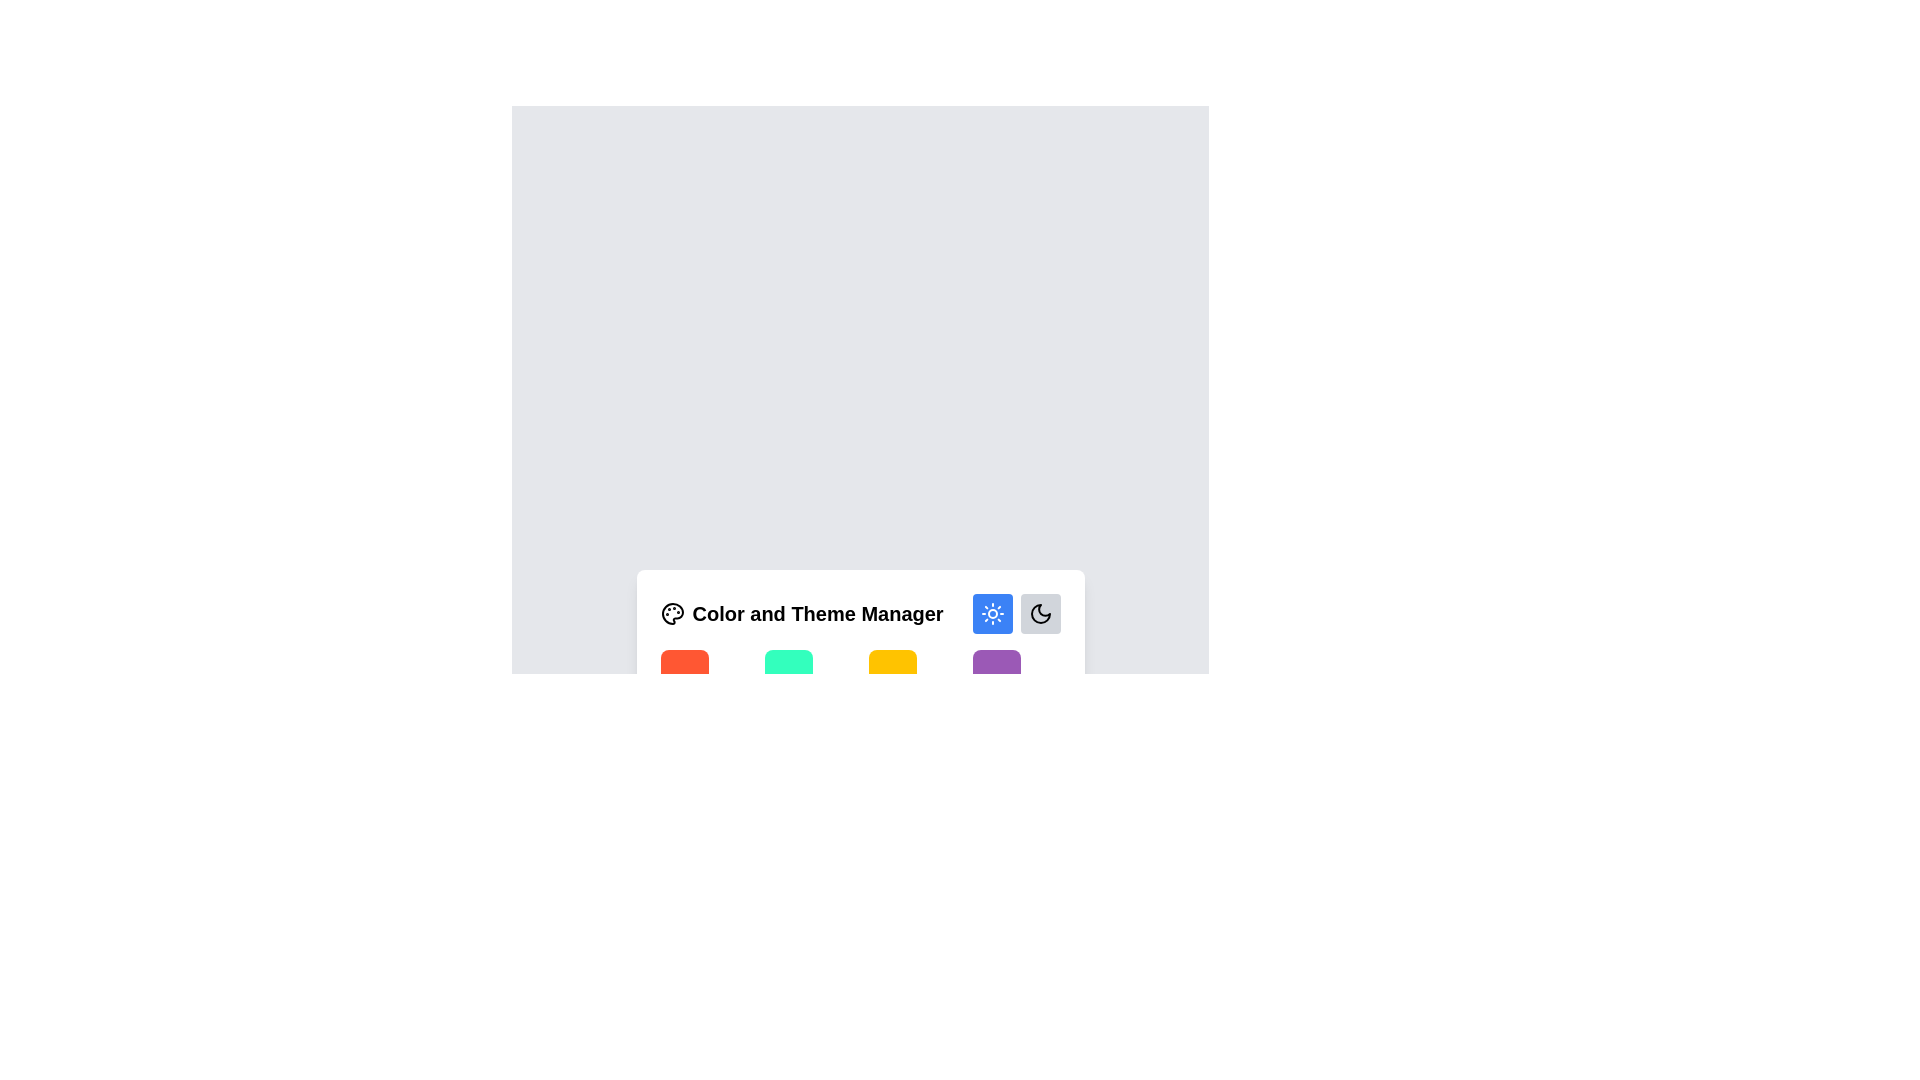 The image size is (1920, 1080). I want to click on the vibrant light green Color block, which is the second item in a grid layout of four colorful squares, located near the center at the bottom of the interface, so click(787, 674).